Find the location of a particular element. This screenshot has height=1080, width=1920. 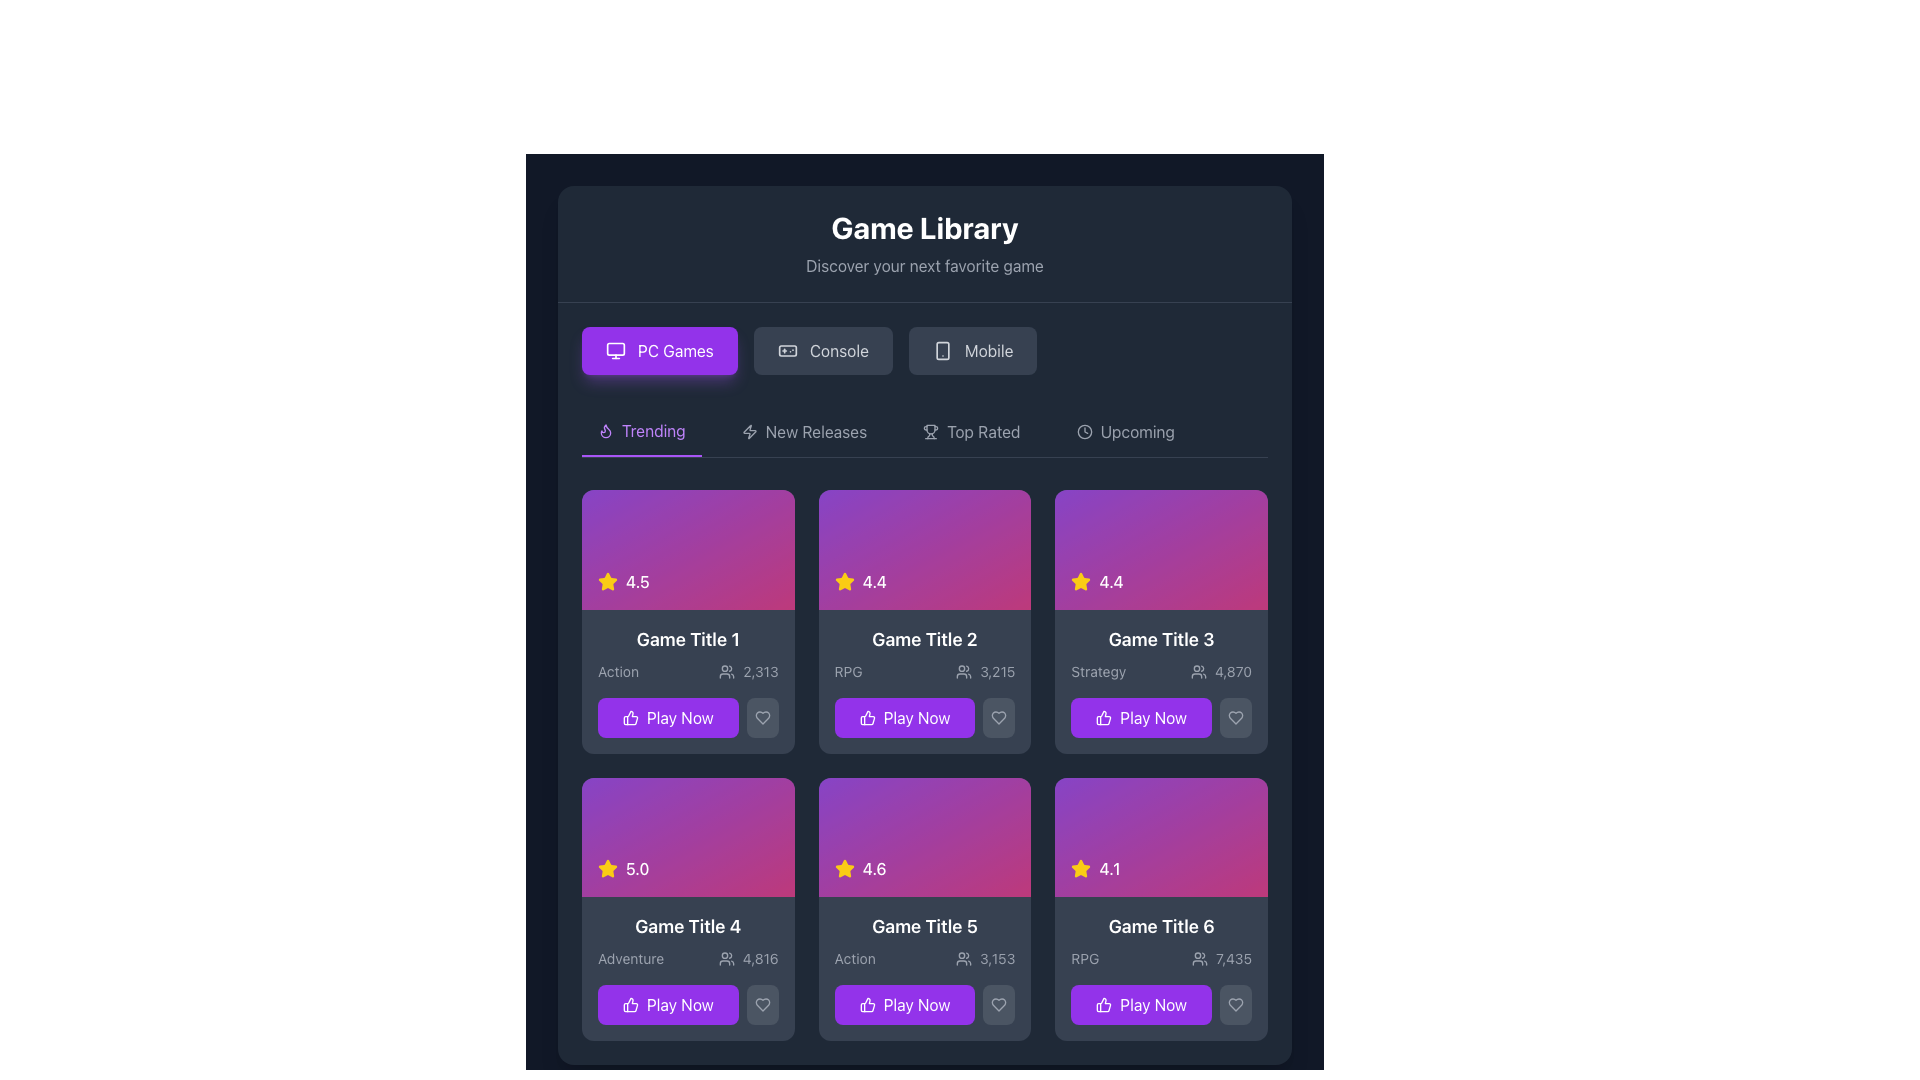

the non-interactive text label indicating the genre category 'Action' for the game titled 'Game Title 5', located just above the Play Now button and to the left of the player count is located at coordinates (855, 958).